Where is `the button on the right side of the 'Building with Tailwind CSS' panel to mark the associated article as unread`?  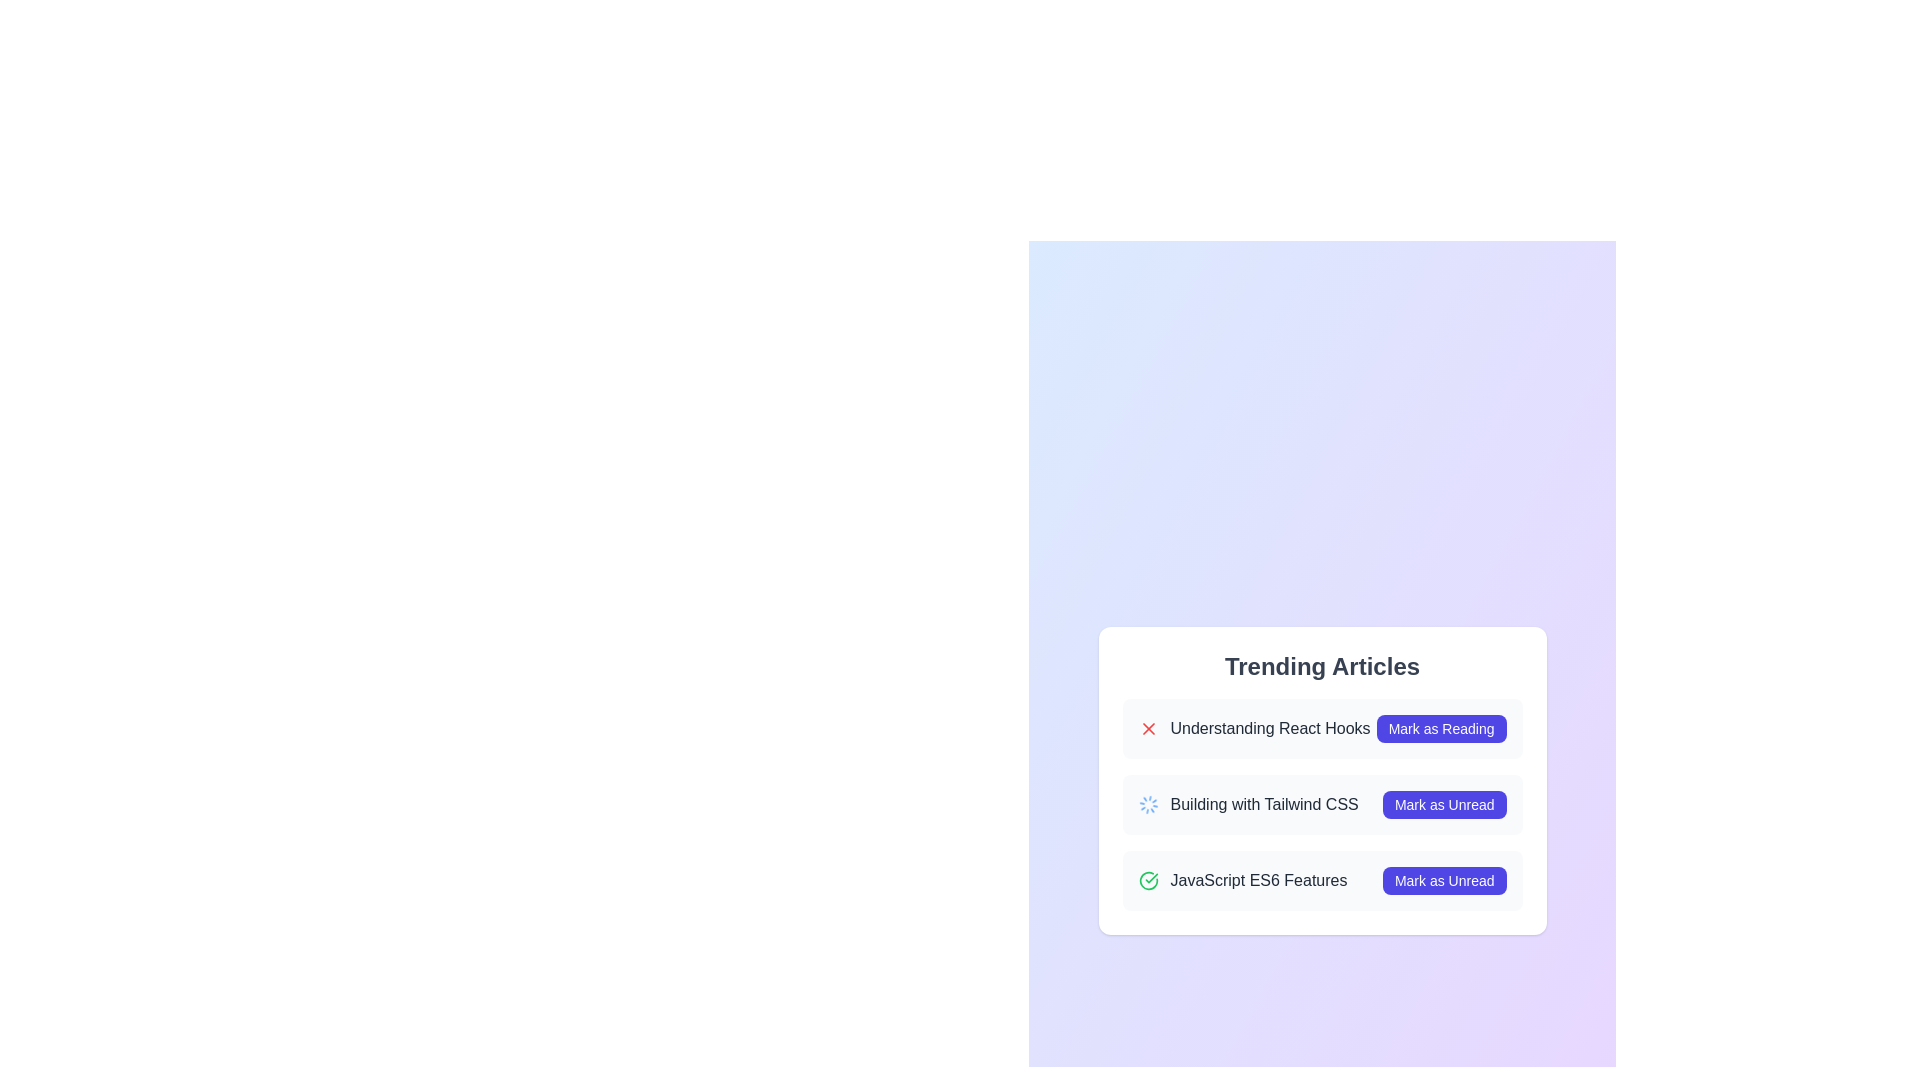 the button on the right side of the 'Building with Tailwind CSS' panel to mark the associated article as unread is located at coordinates (1444, 804).